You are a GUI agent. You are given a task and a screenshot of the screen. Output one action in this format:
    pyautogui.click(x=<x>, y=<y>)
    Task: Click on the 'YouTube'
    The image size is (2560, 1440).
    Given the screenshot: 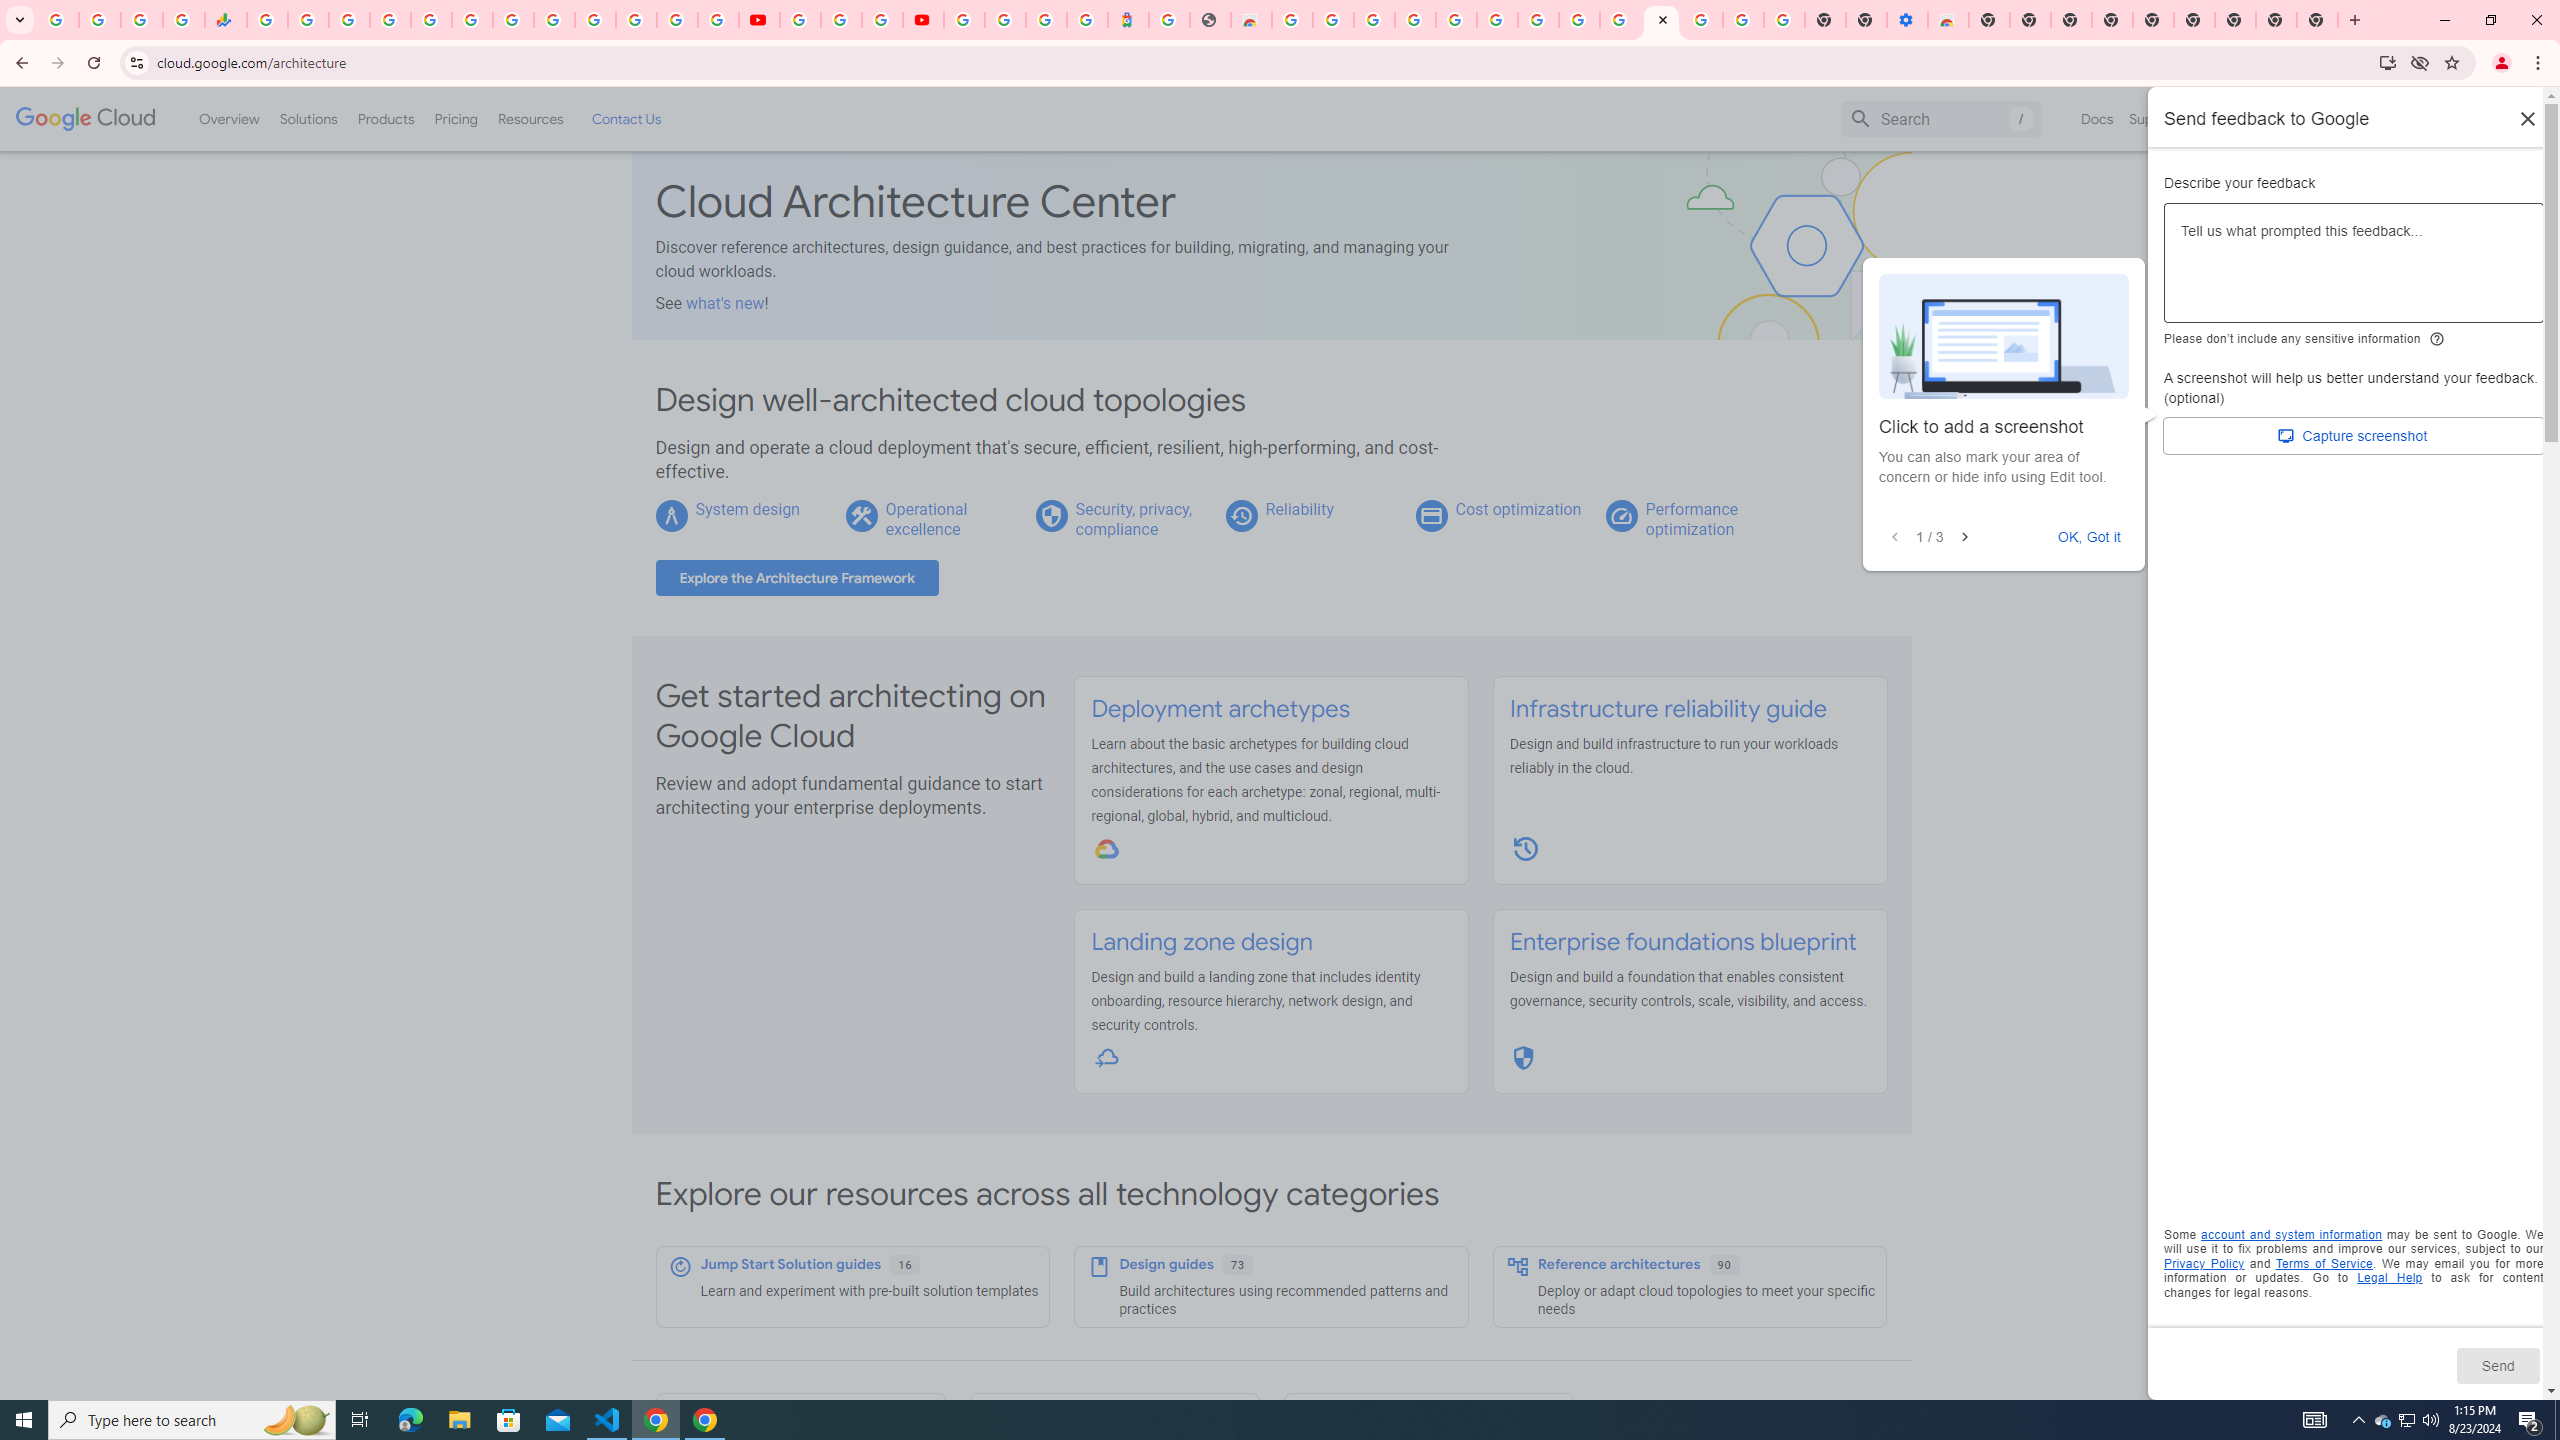 What is the action you would take?
    pyautogui.click(x=758, y=19)
    